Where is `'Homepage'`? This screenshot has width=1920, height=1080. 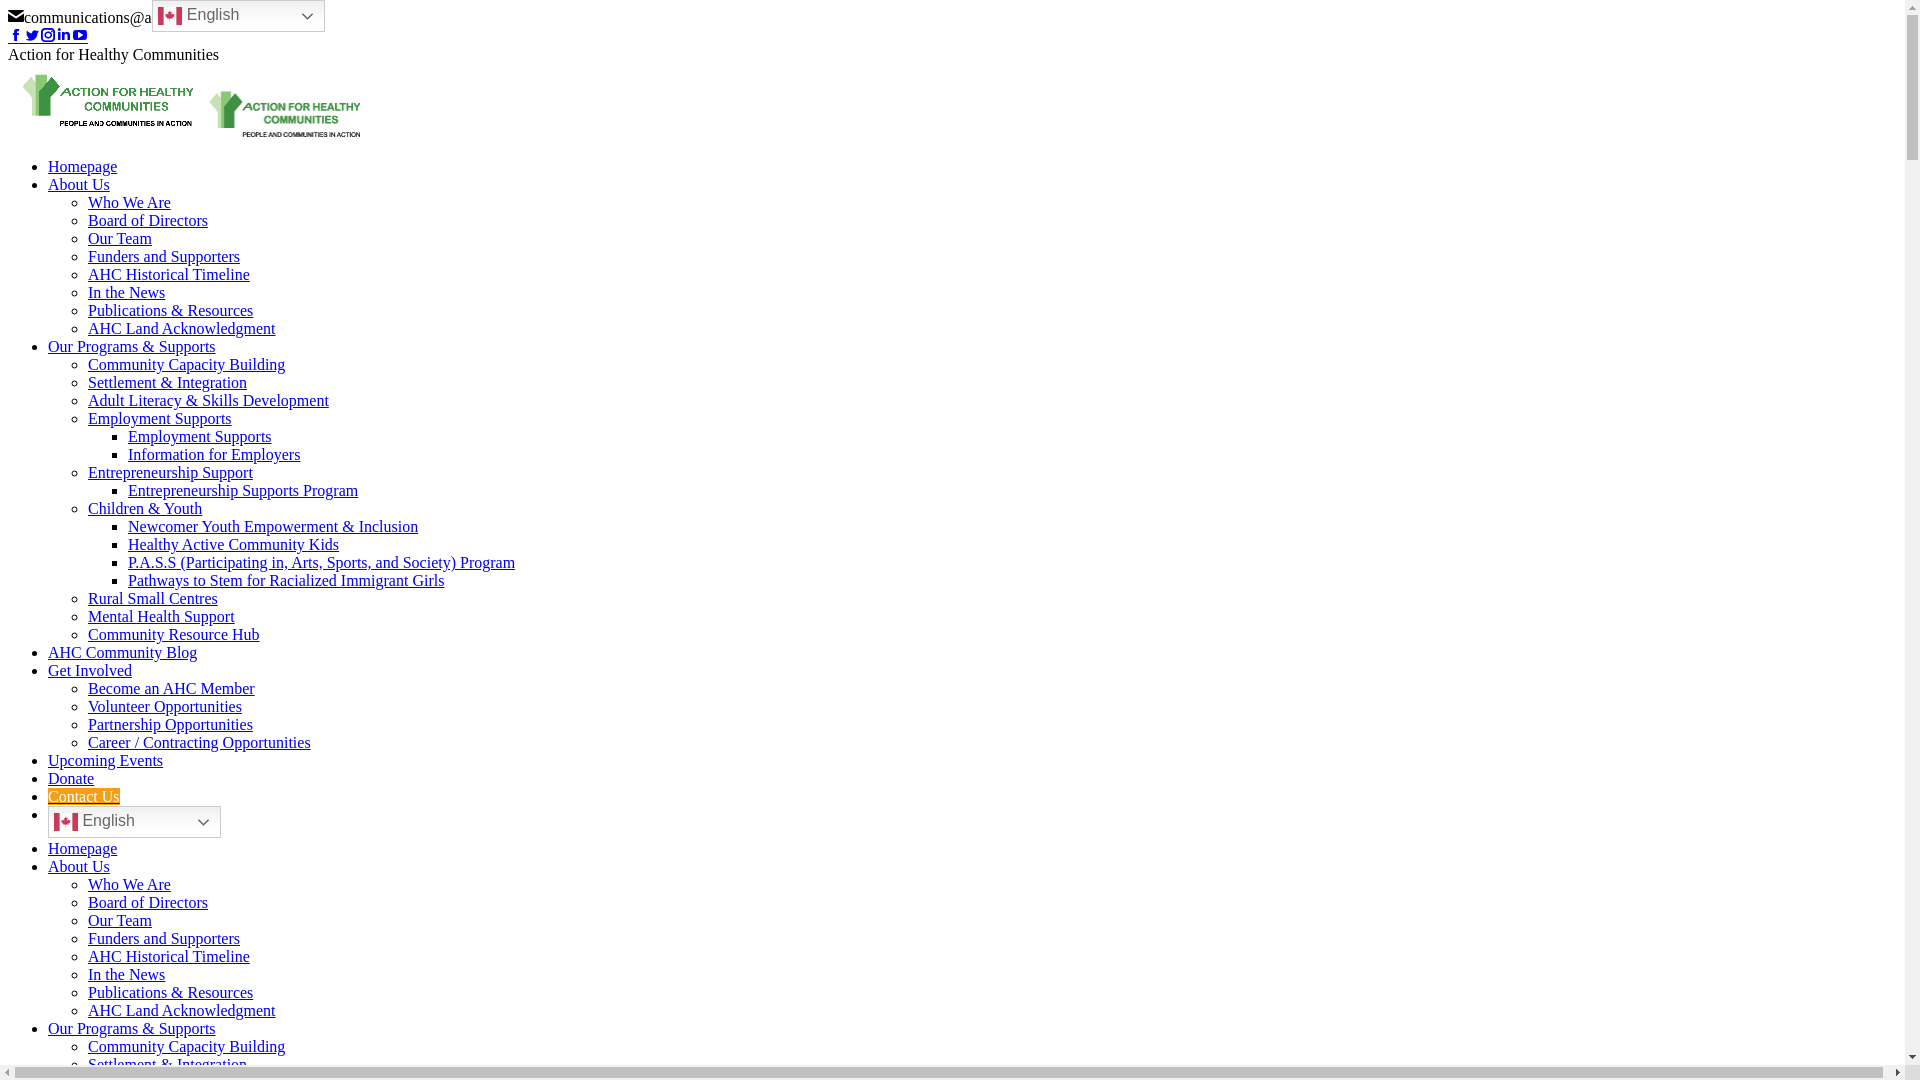
'Homepage' is located at coordinates (81, 165).